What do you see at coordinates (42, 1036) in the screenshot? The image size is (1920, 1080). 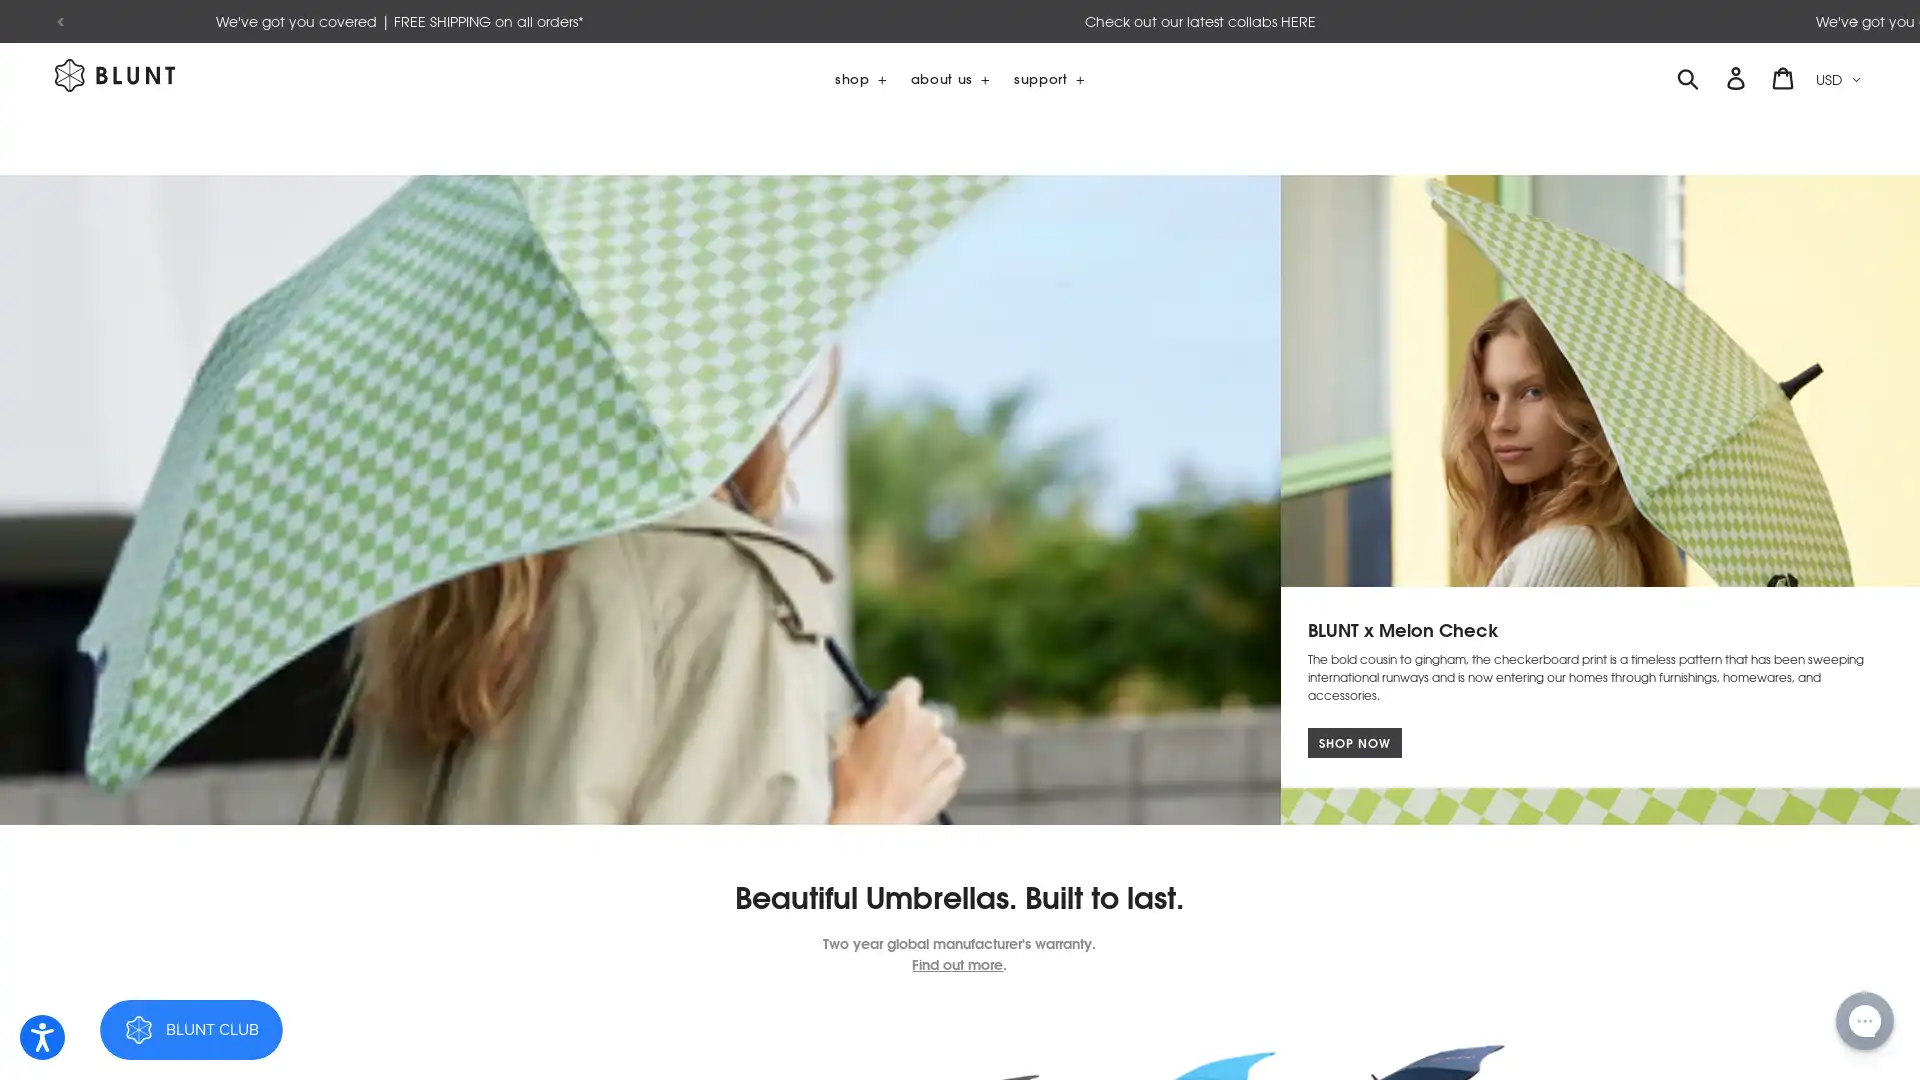 I see `Open accessibility options, statement and help` at bounding box center [42, 1036].